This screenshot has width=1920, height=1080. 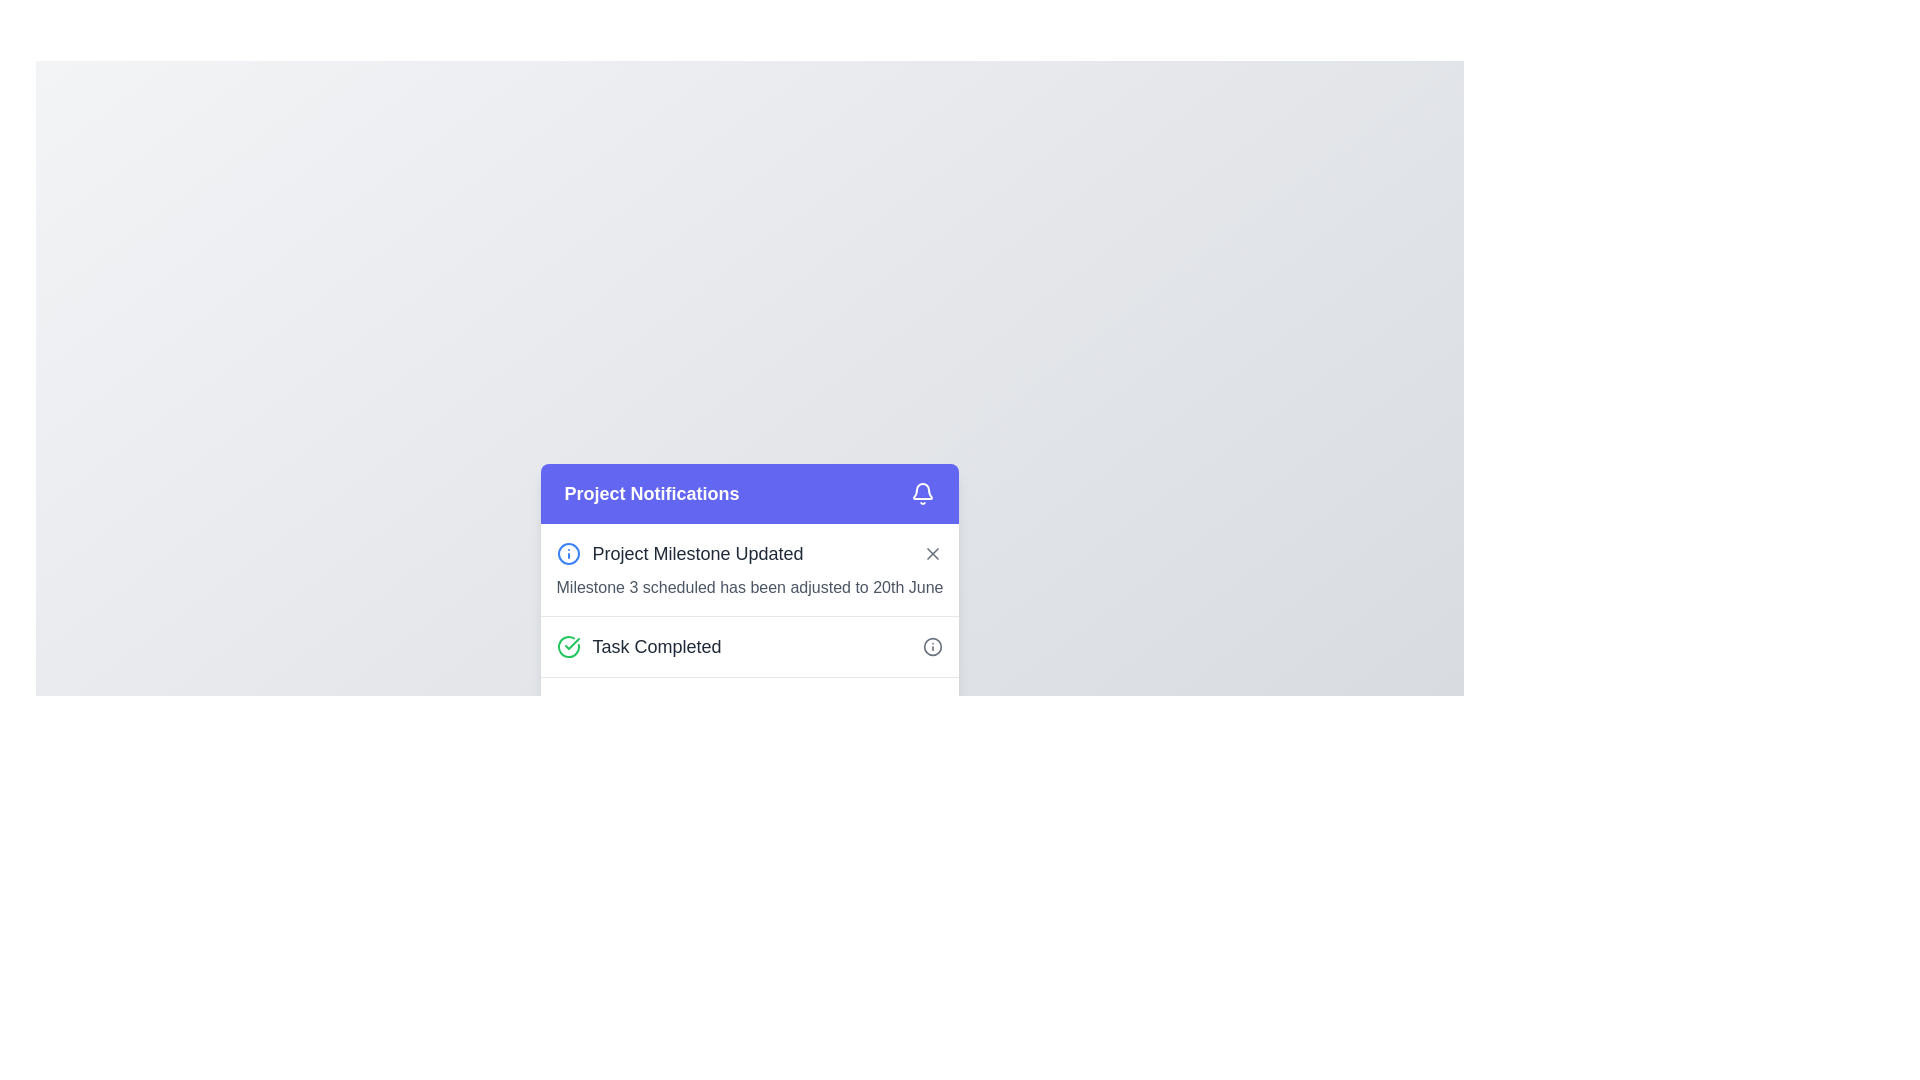 What do you see at coordinates (567, 647) in the screenshot?
I see `the circular icon with a green outer stroke and a check mark inside, located within the 'Task Completed' notification item in the 'Project Notifications' interface` at bounding box center [567, 647].